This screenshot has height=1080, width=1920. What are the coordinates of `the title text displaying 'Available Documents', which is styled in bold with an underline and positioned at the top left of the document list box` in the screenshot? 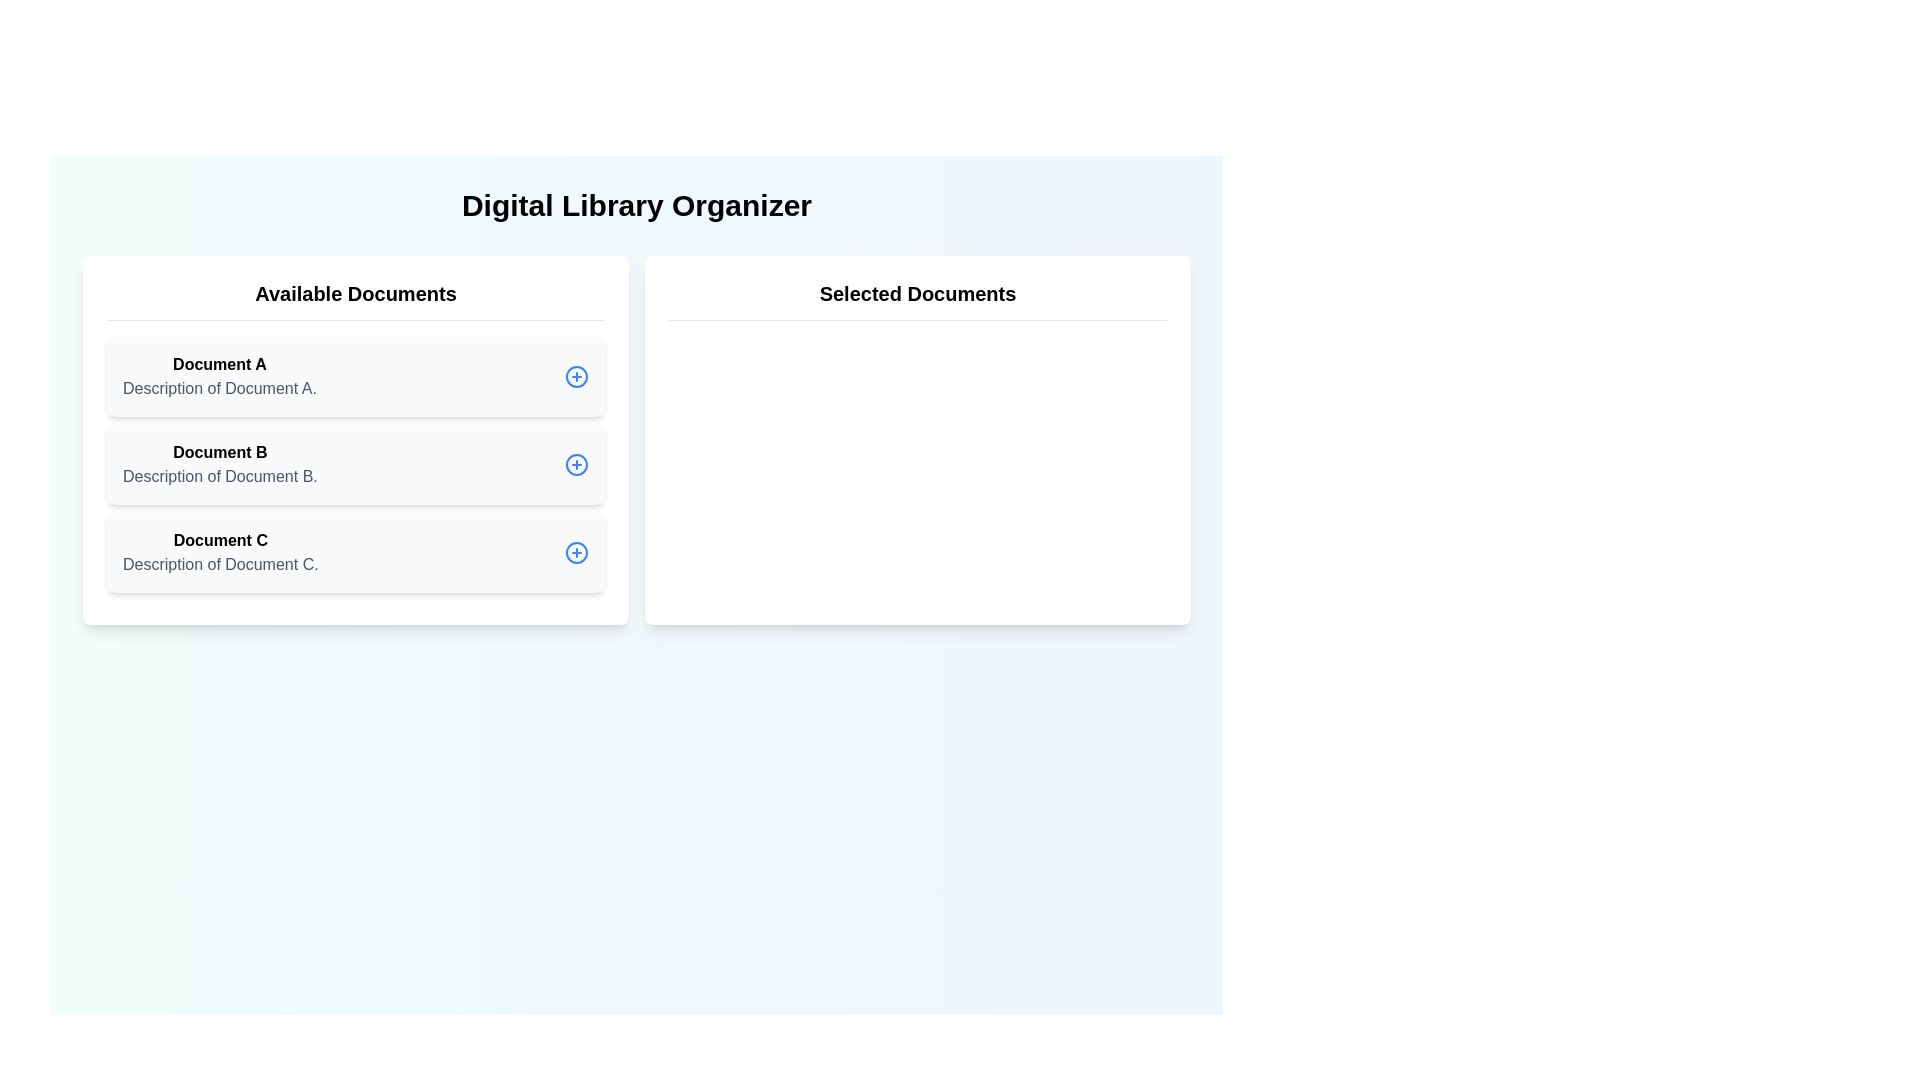 It's located at (355, 300).